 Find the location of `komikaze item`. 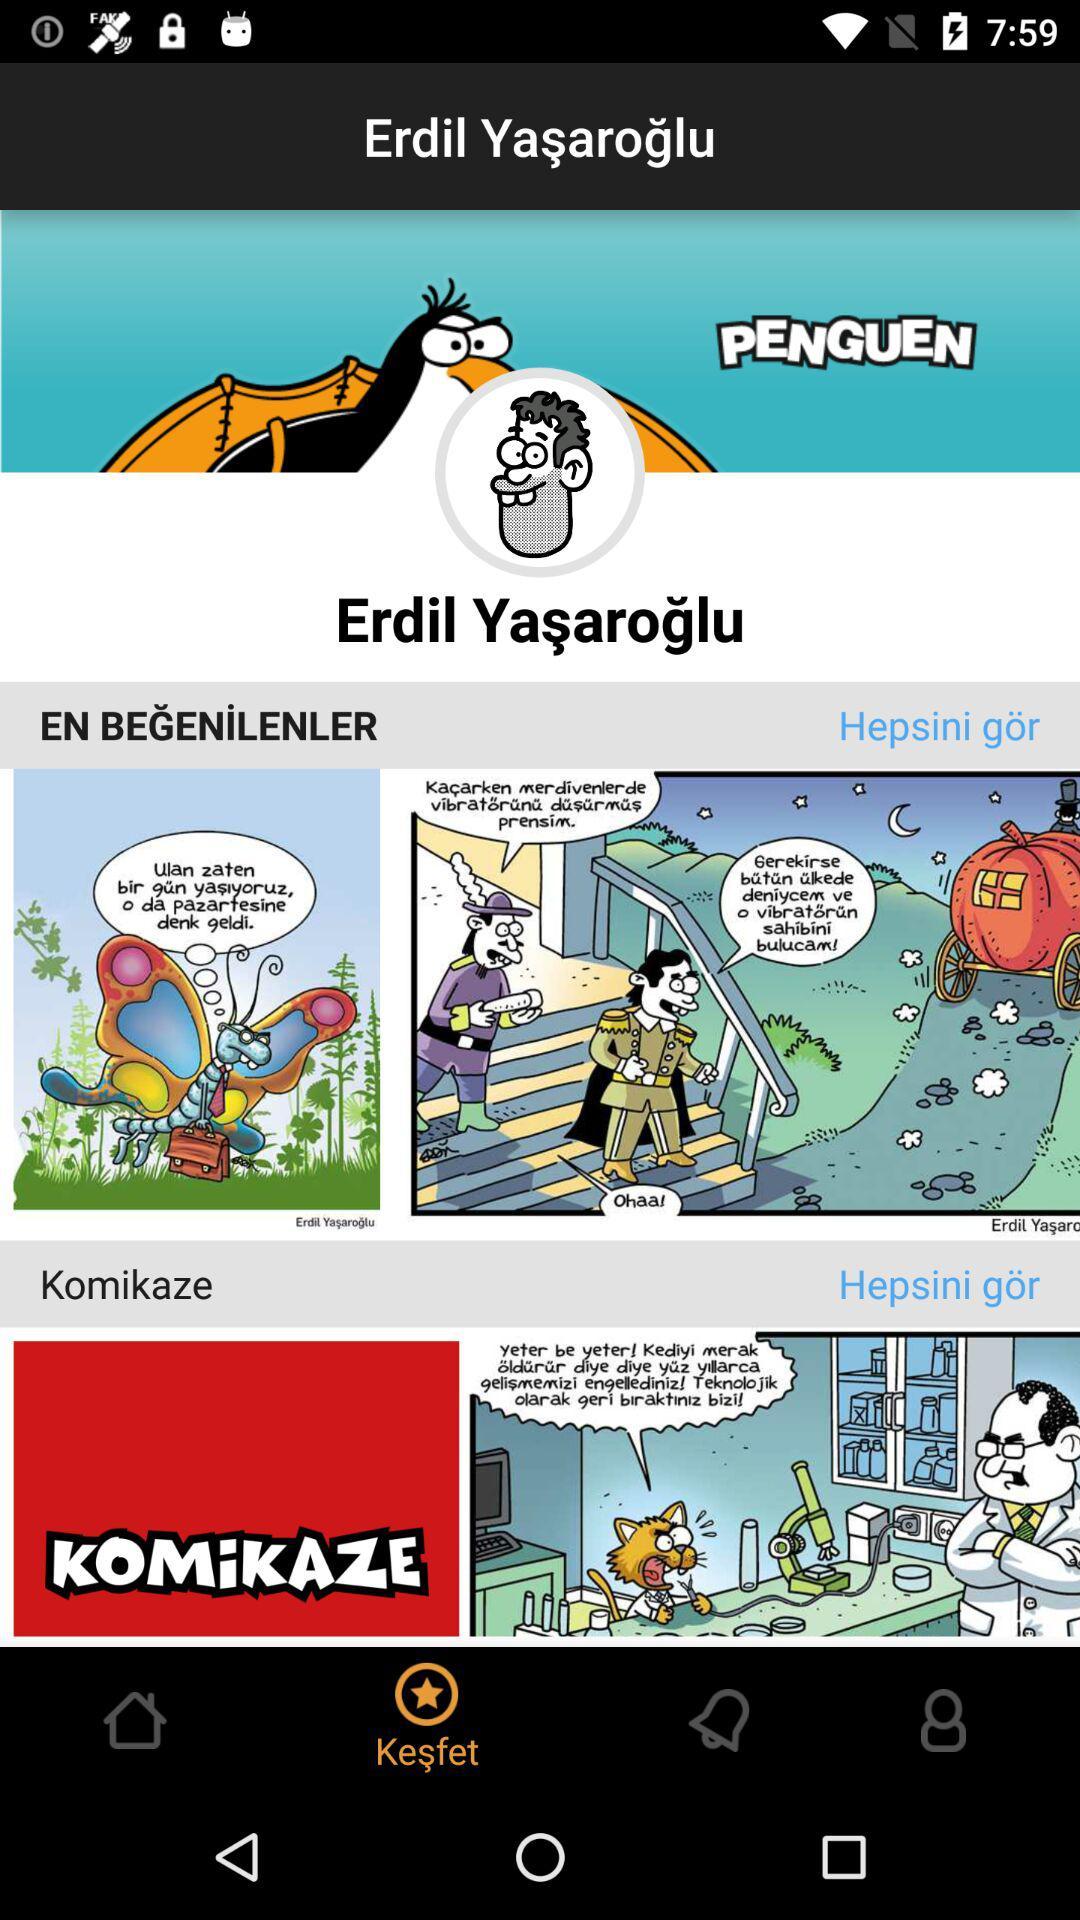

komikaze item is located at coordinates (438, 1283).